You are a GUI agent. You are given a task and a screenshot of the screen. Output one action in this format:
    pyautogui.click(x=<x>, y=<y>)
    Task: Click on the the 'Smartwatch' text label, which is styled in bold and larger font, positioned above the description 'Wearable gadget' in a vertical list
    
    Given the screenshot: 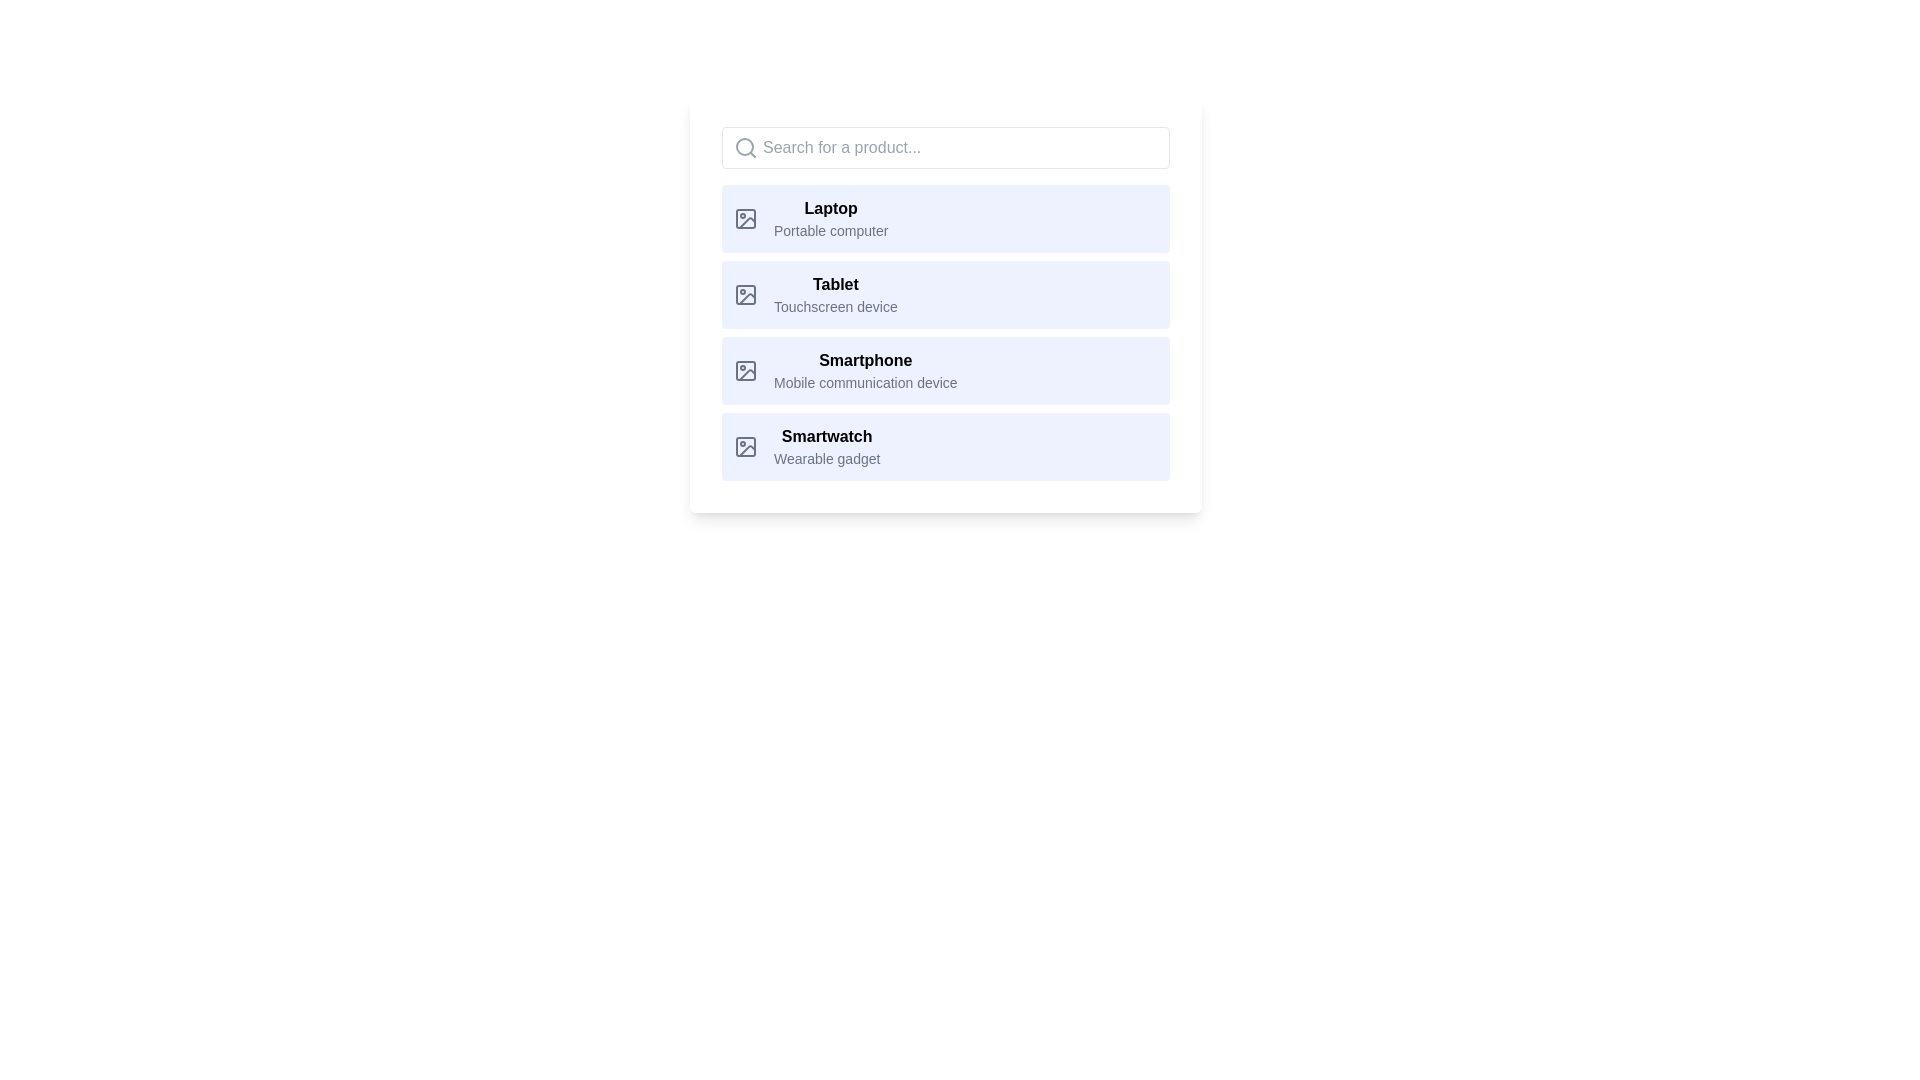 What is the action you would take?
    pyautogui.click(x=827, y=435)
    